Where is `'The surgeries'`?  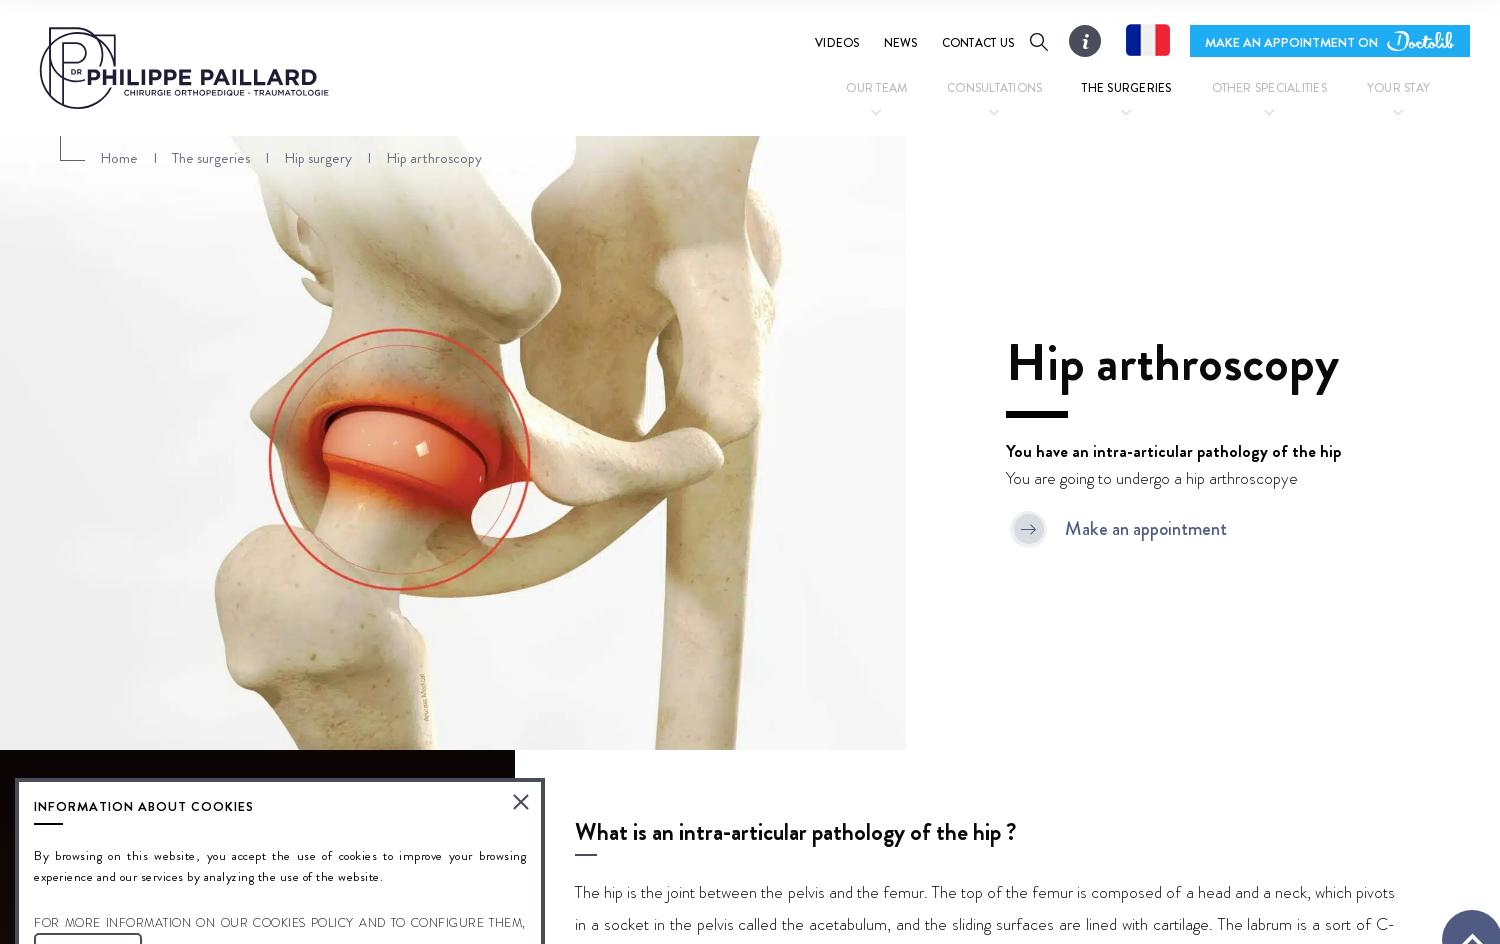 'The surgeries' is located at coordinates (1126, 86).